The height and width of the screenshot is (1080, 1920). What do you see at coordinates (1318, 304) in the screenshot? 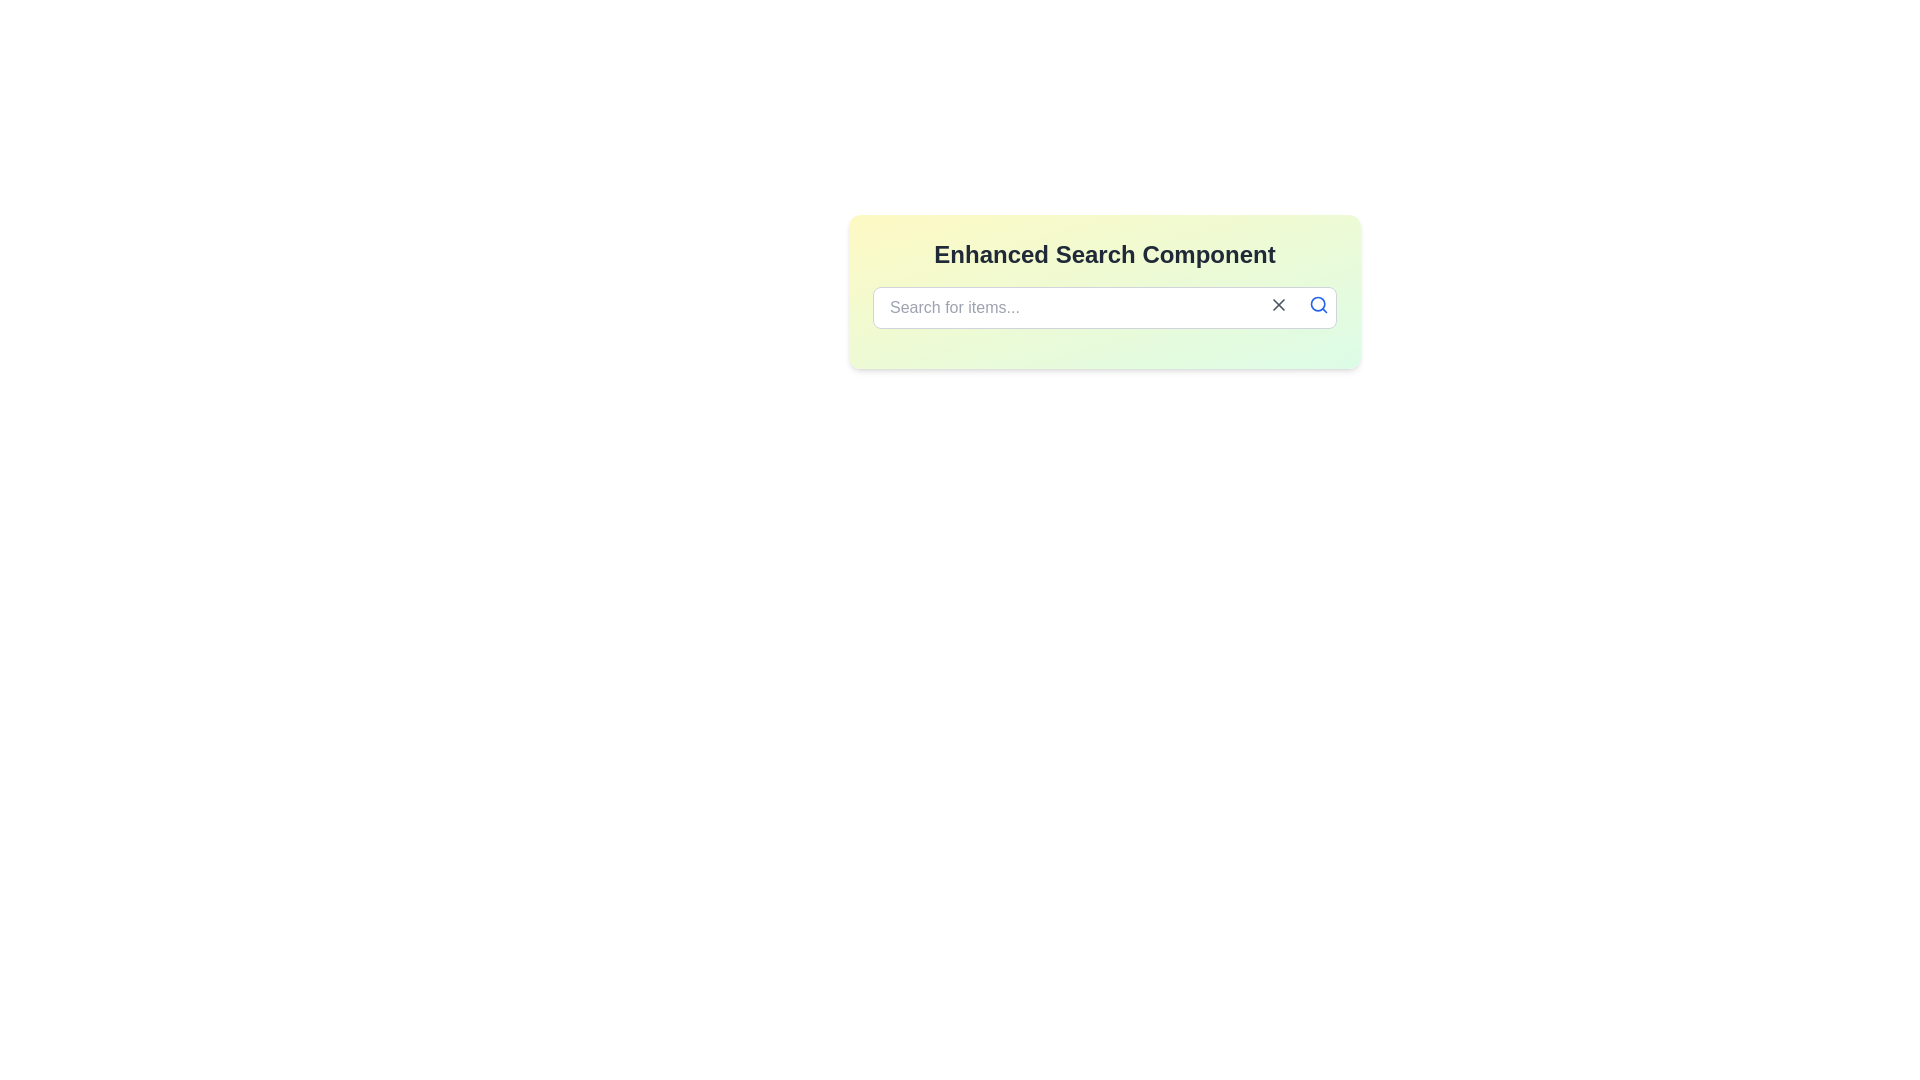
I see `the magnifying glass icon representing the search action located at the top right corner of the search field` at bounding box center [1318, 304].